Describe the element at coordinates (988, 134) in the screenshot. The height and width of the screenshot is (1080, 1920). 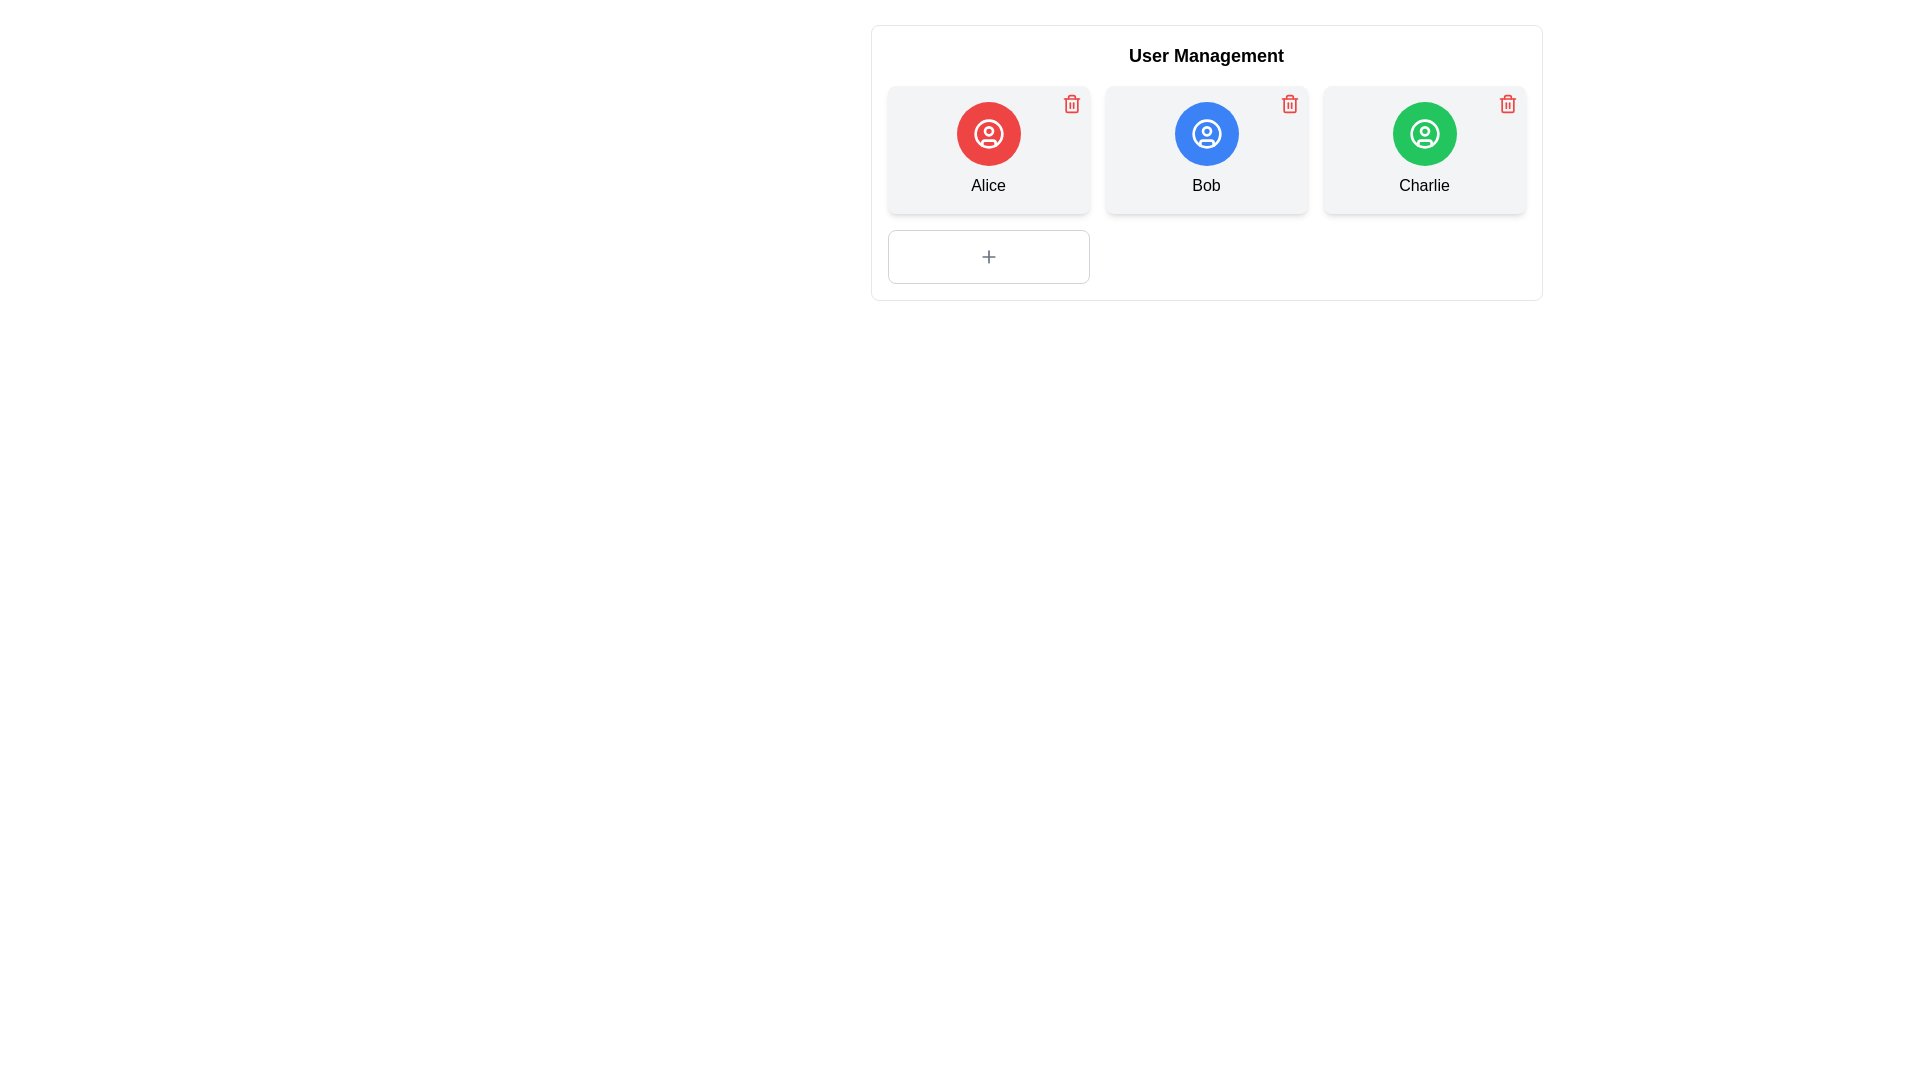
I see `the circular user icon with a red background and a white user icon centered in it, located at the top of the 'Alice' card` at that location.